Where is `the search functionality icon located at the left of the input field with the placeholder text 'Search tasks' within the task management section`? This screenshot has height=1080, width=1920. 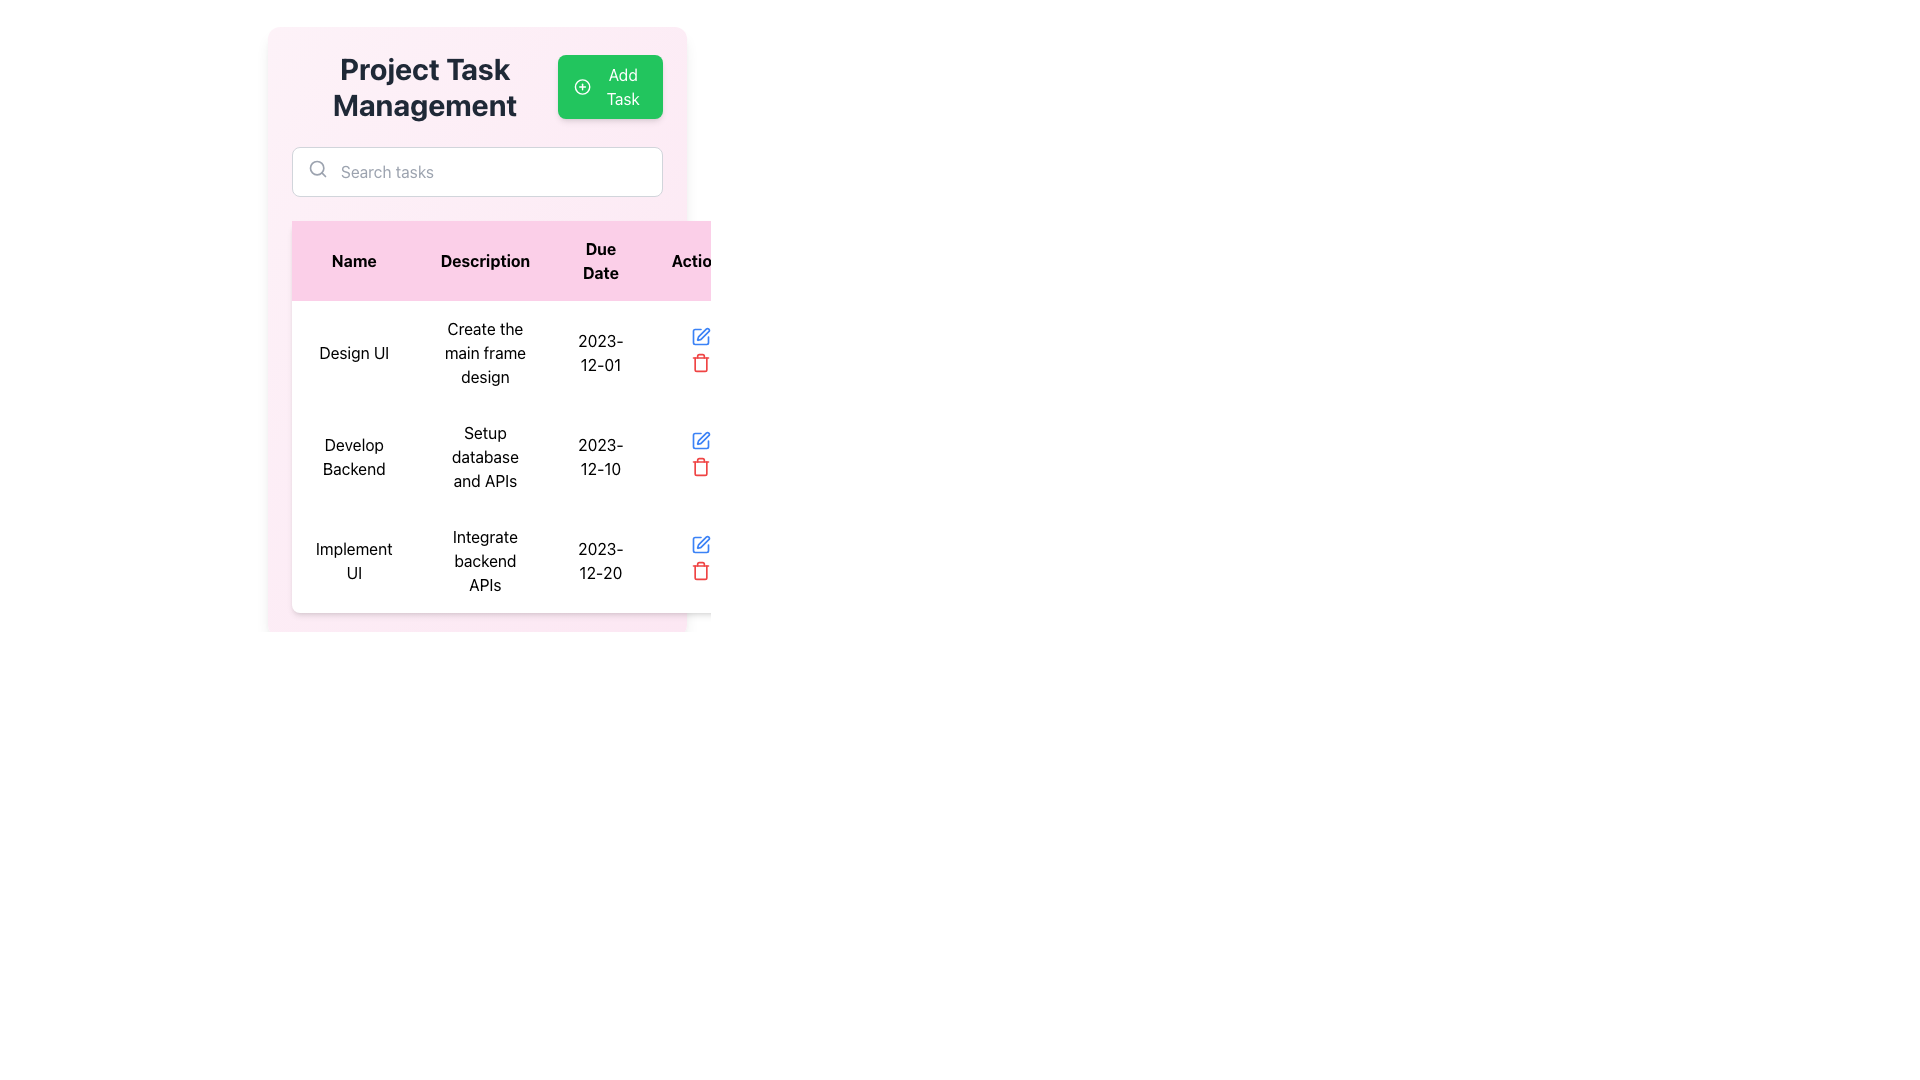 the search functionality icon located at the left of the input field with the placeholder text 'Search tasks' within the task management section is located at coordinates (316, 168).